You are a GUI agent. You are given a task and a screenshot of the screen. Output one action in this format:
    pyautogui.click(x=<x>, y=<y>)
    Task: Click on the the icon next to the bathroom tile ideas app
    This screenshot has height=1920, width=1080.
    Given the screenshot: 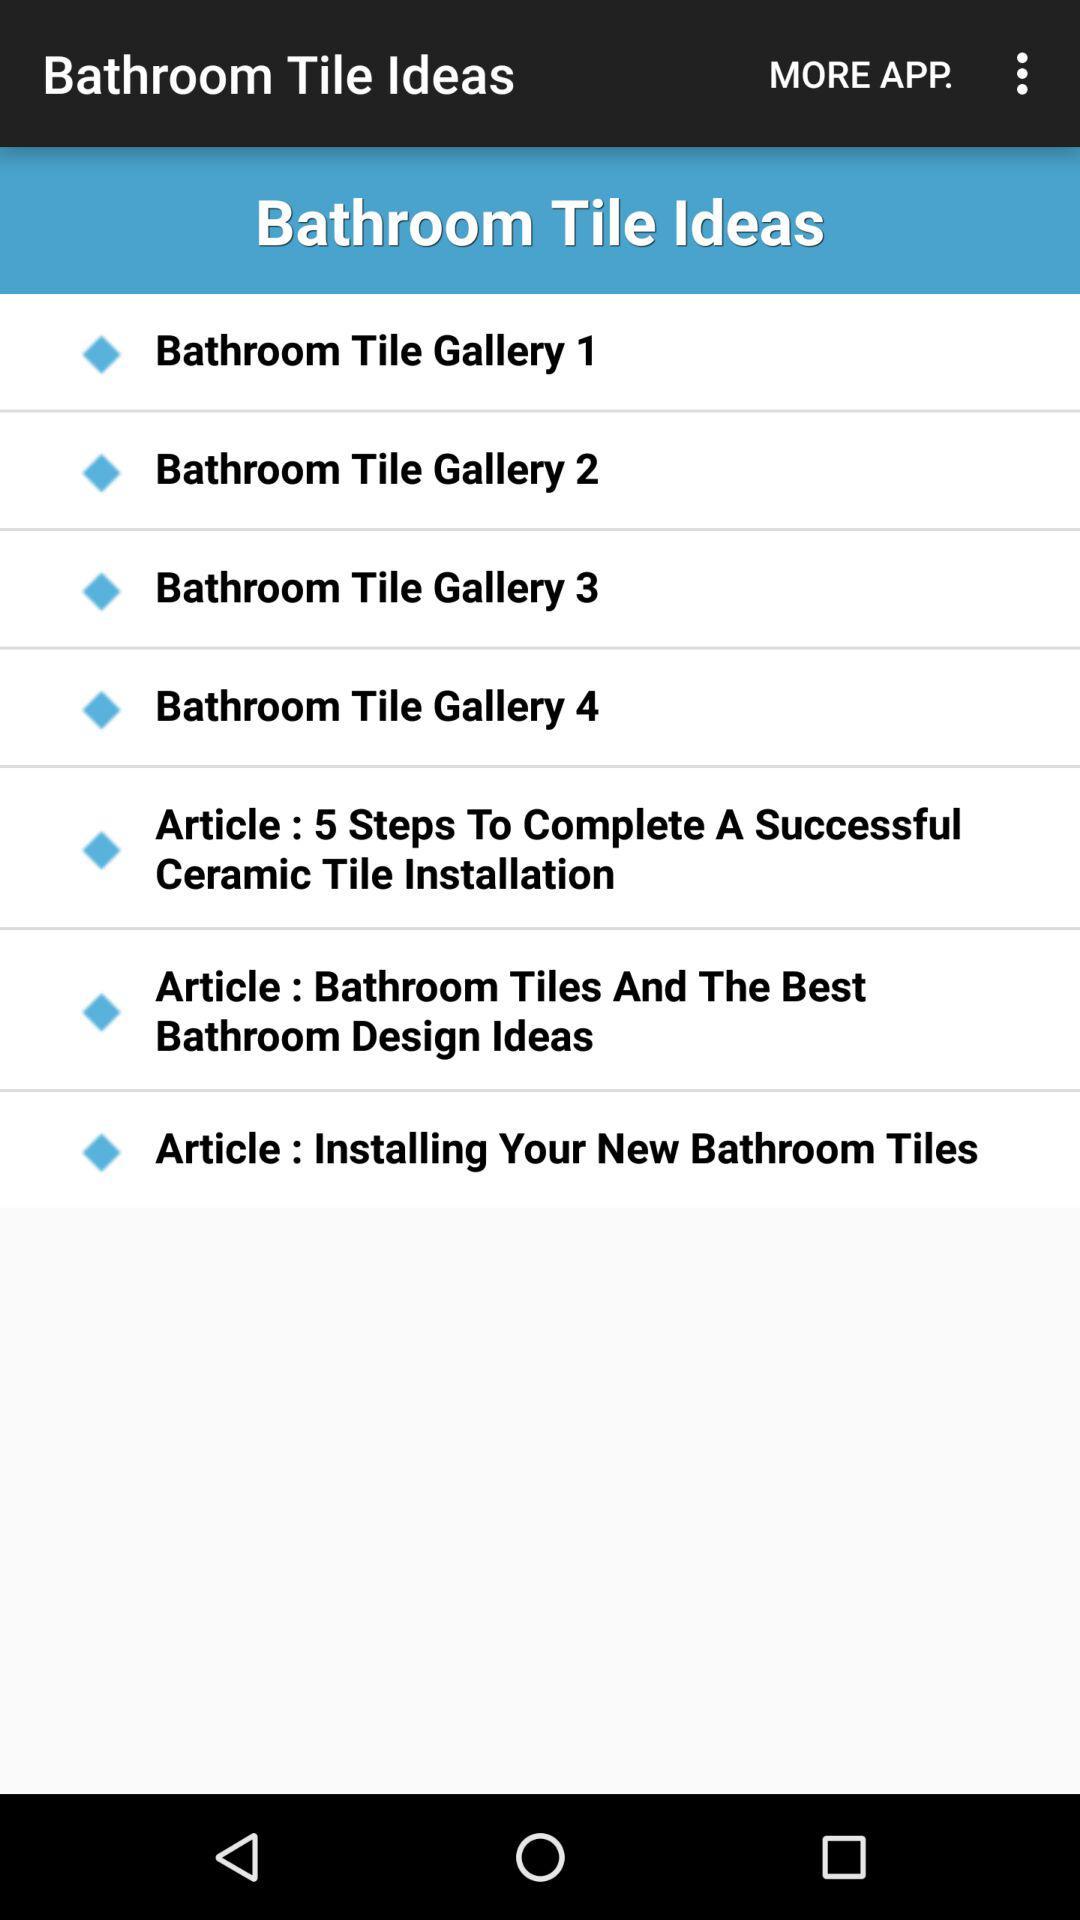 What is the action you would take?
    pyautogui.click(x=860, y=73)
    